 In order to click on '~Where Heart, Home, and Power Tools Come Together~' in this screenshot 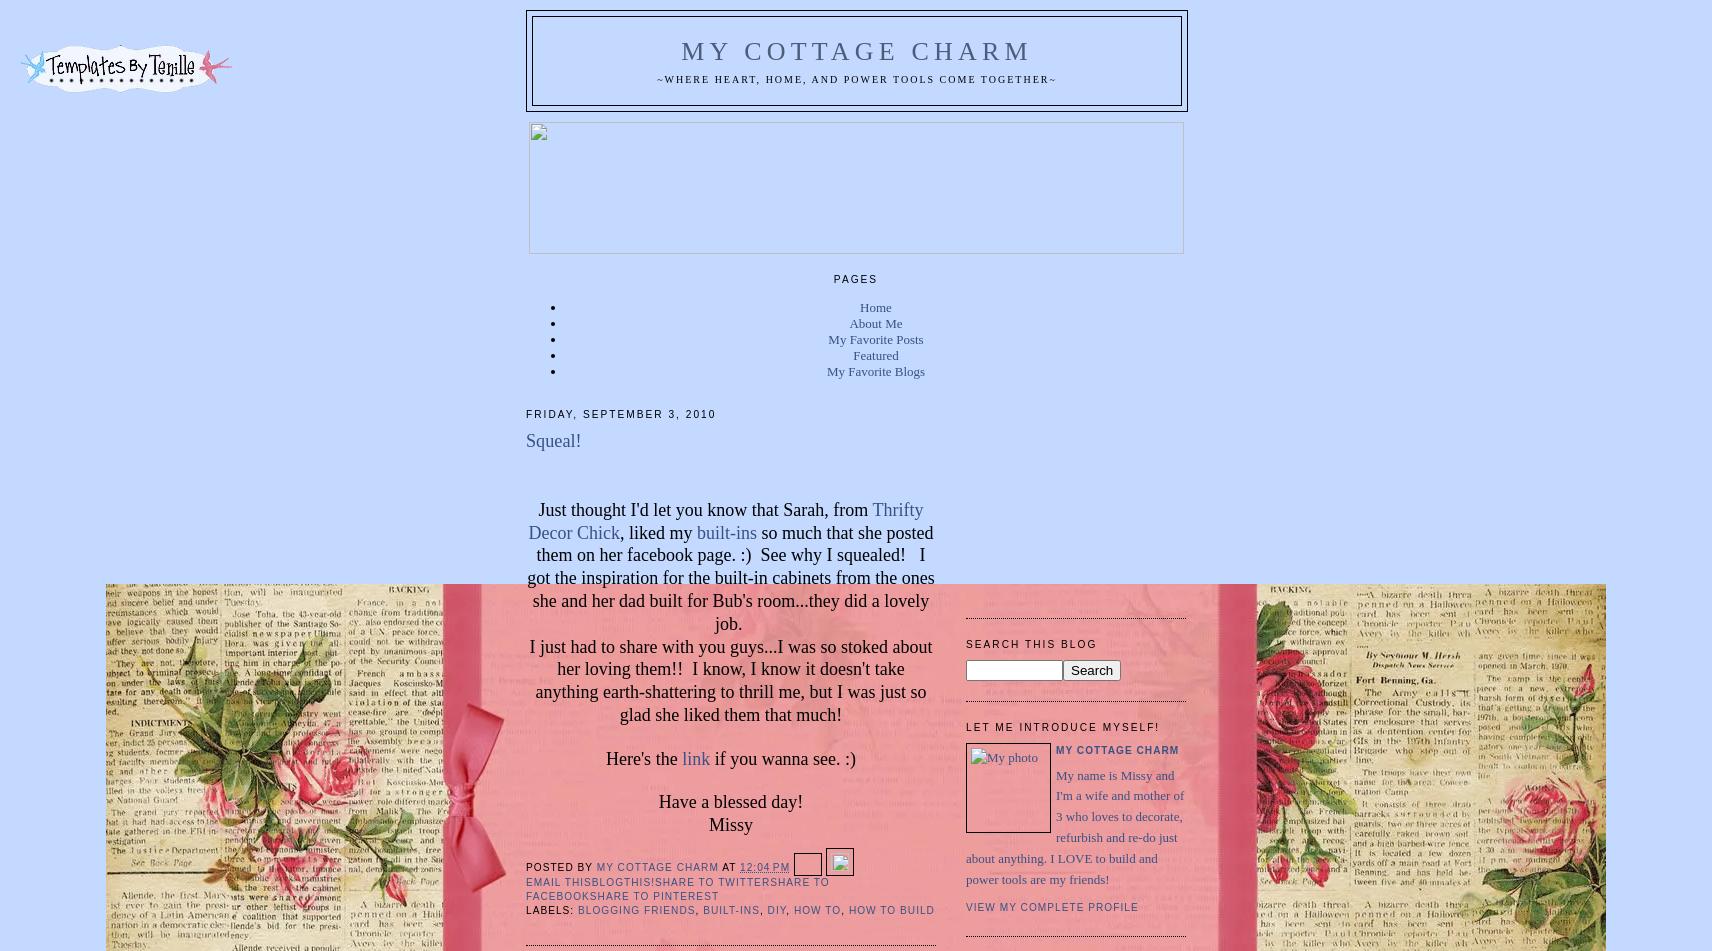, I will do `click(856, 78)`.